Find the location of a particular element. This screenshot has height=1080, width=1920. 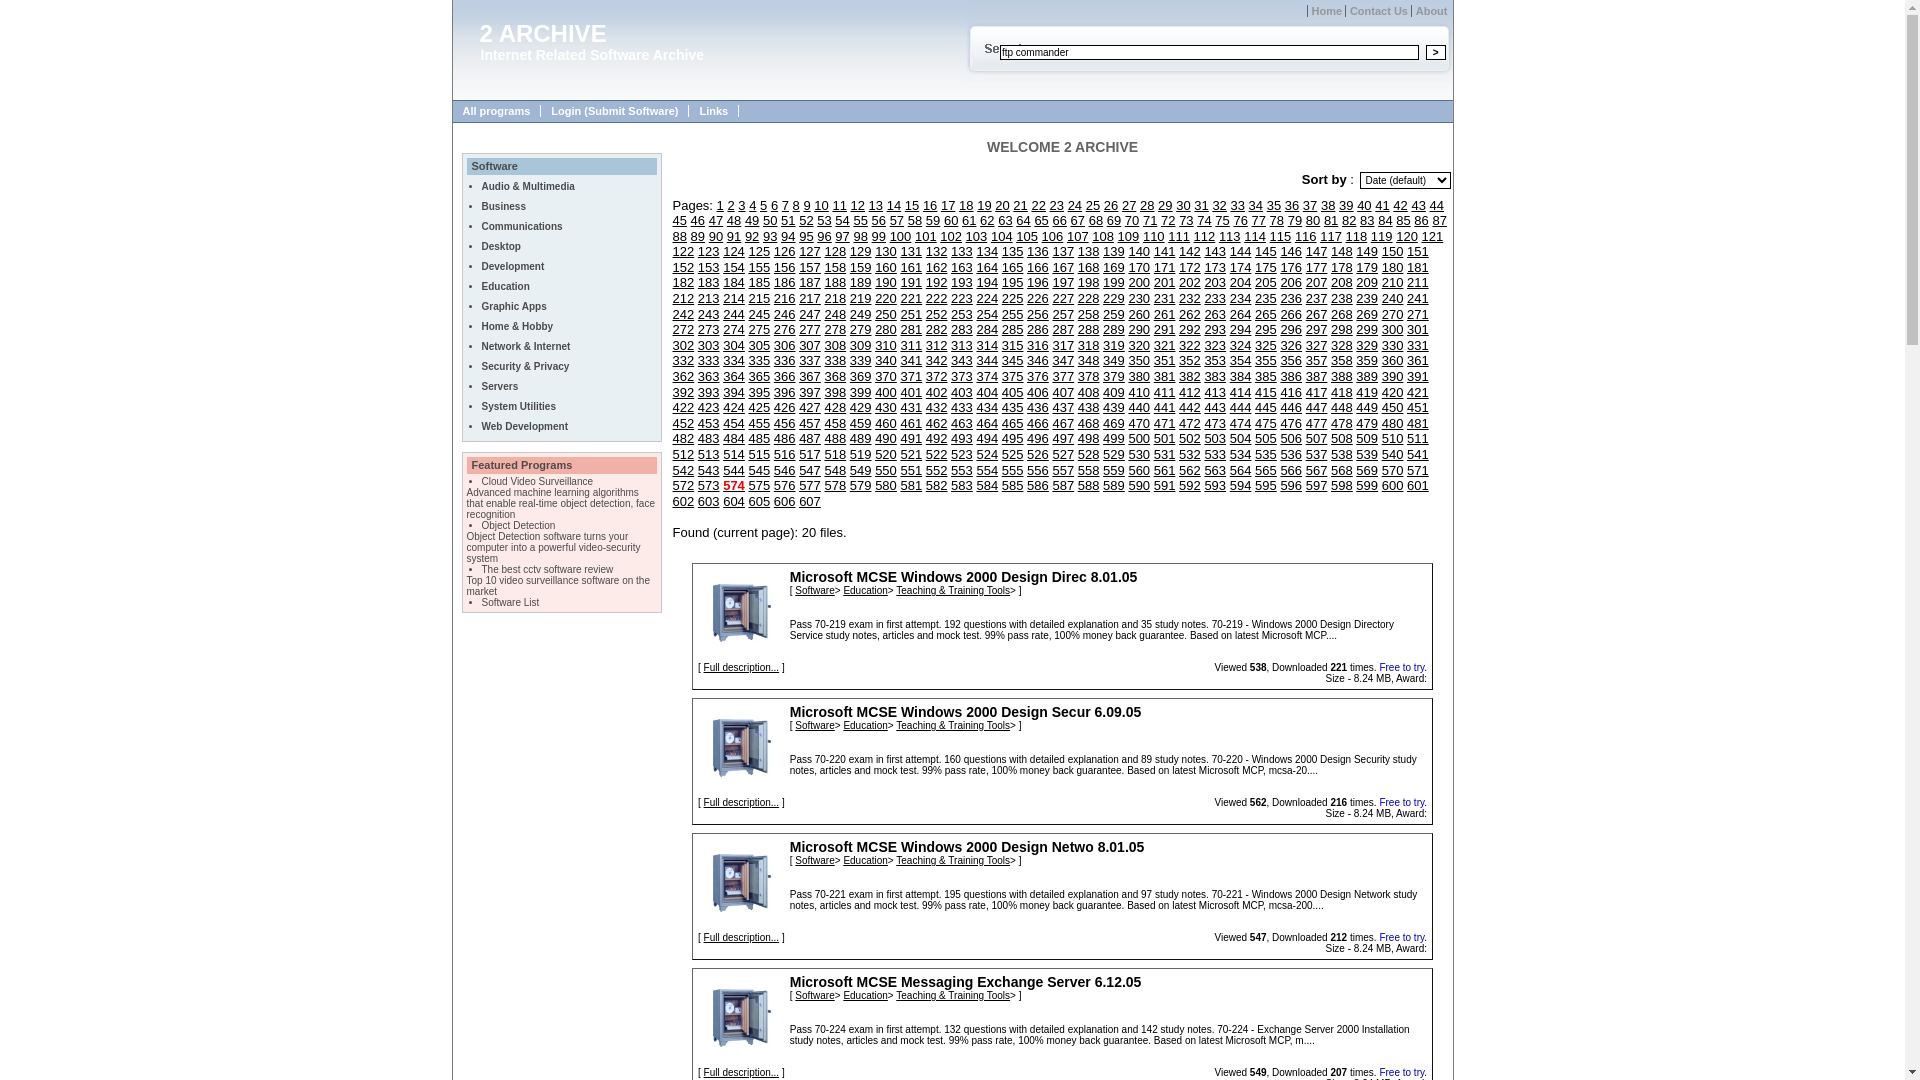

'294' is located at coordinates (1228, 328).